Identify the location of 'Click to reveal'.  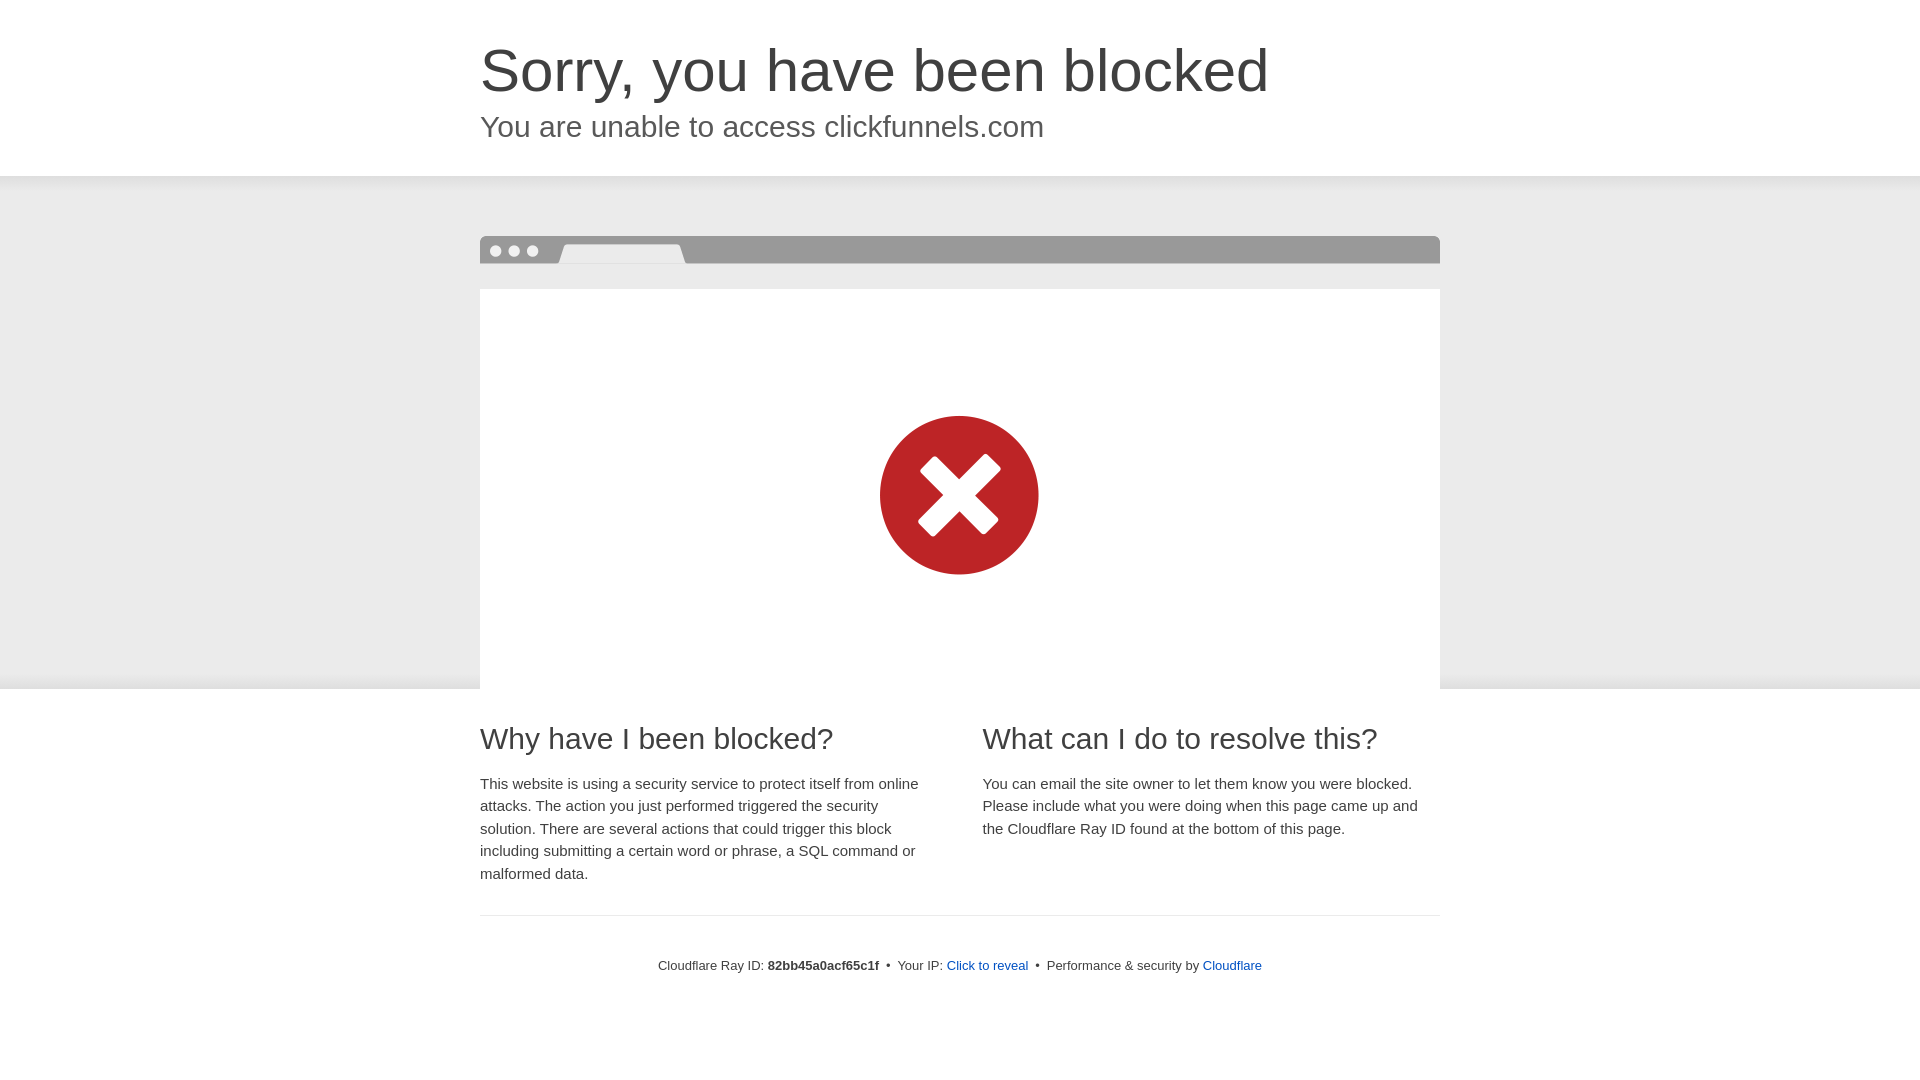
(988, 964).